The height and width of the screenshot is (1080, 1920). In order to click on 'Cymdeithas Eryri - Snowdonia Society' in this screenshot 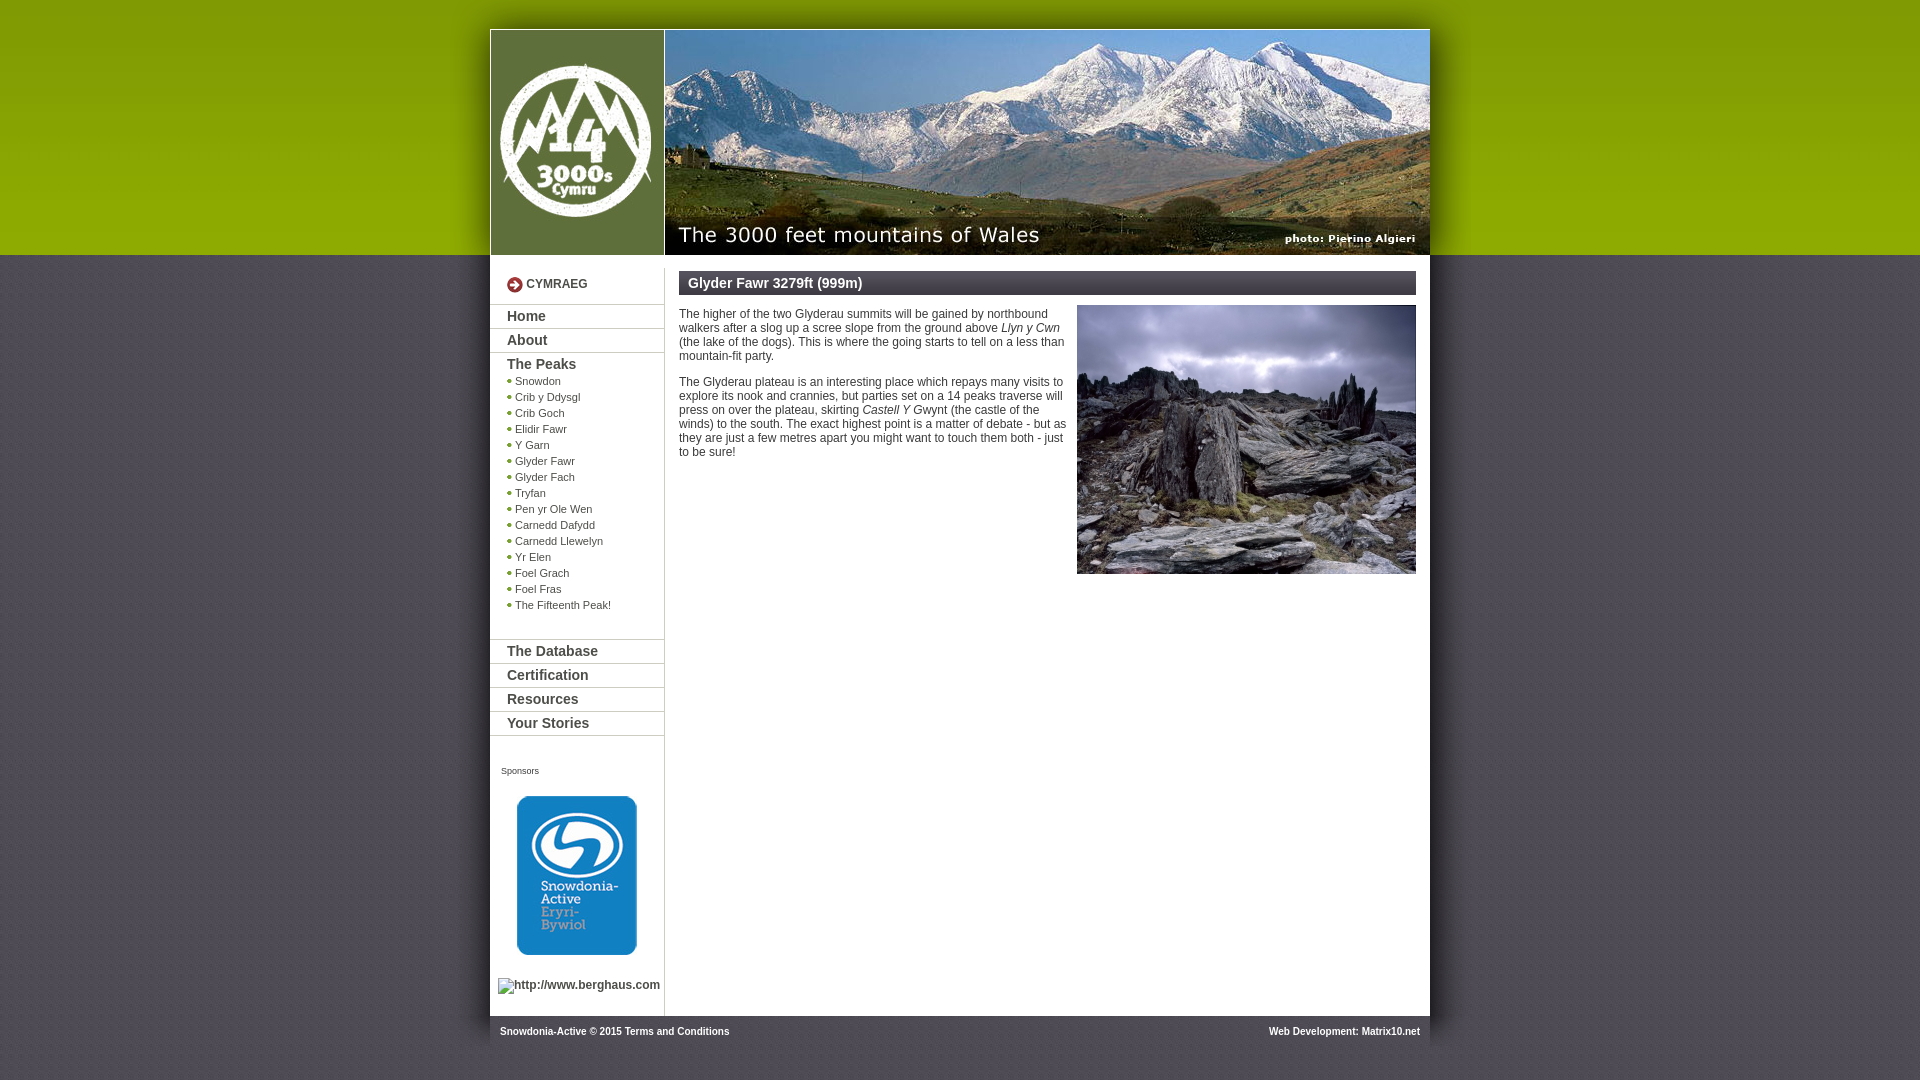, I will do `click(575, 141)`.